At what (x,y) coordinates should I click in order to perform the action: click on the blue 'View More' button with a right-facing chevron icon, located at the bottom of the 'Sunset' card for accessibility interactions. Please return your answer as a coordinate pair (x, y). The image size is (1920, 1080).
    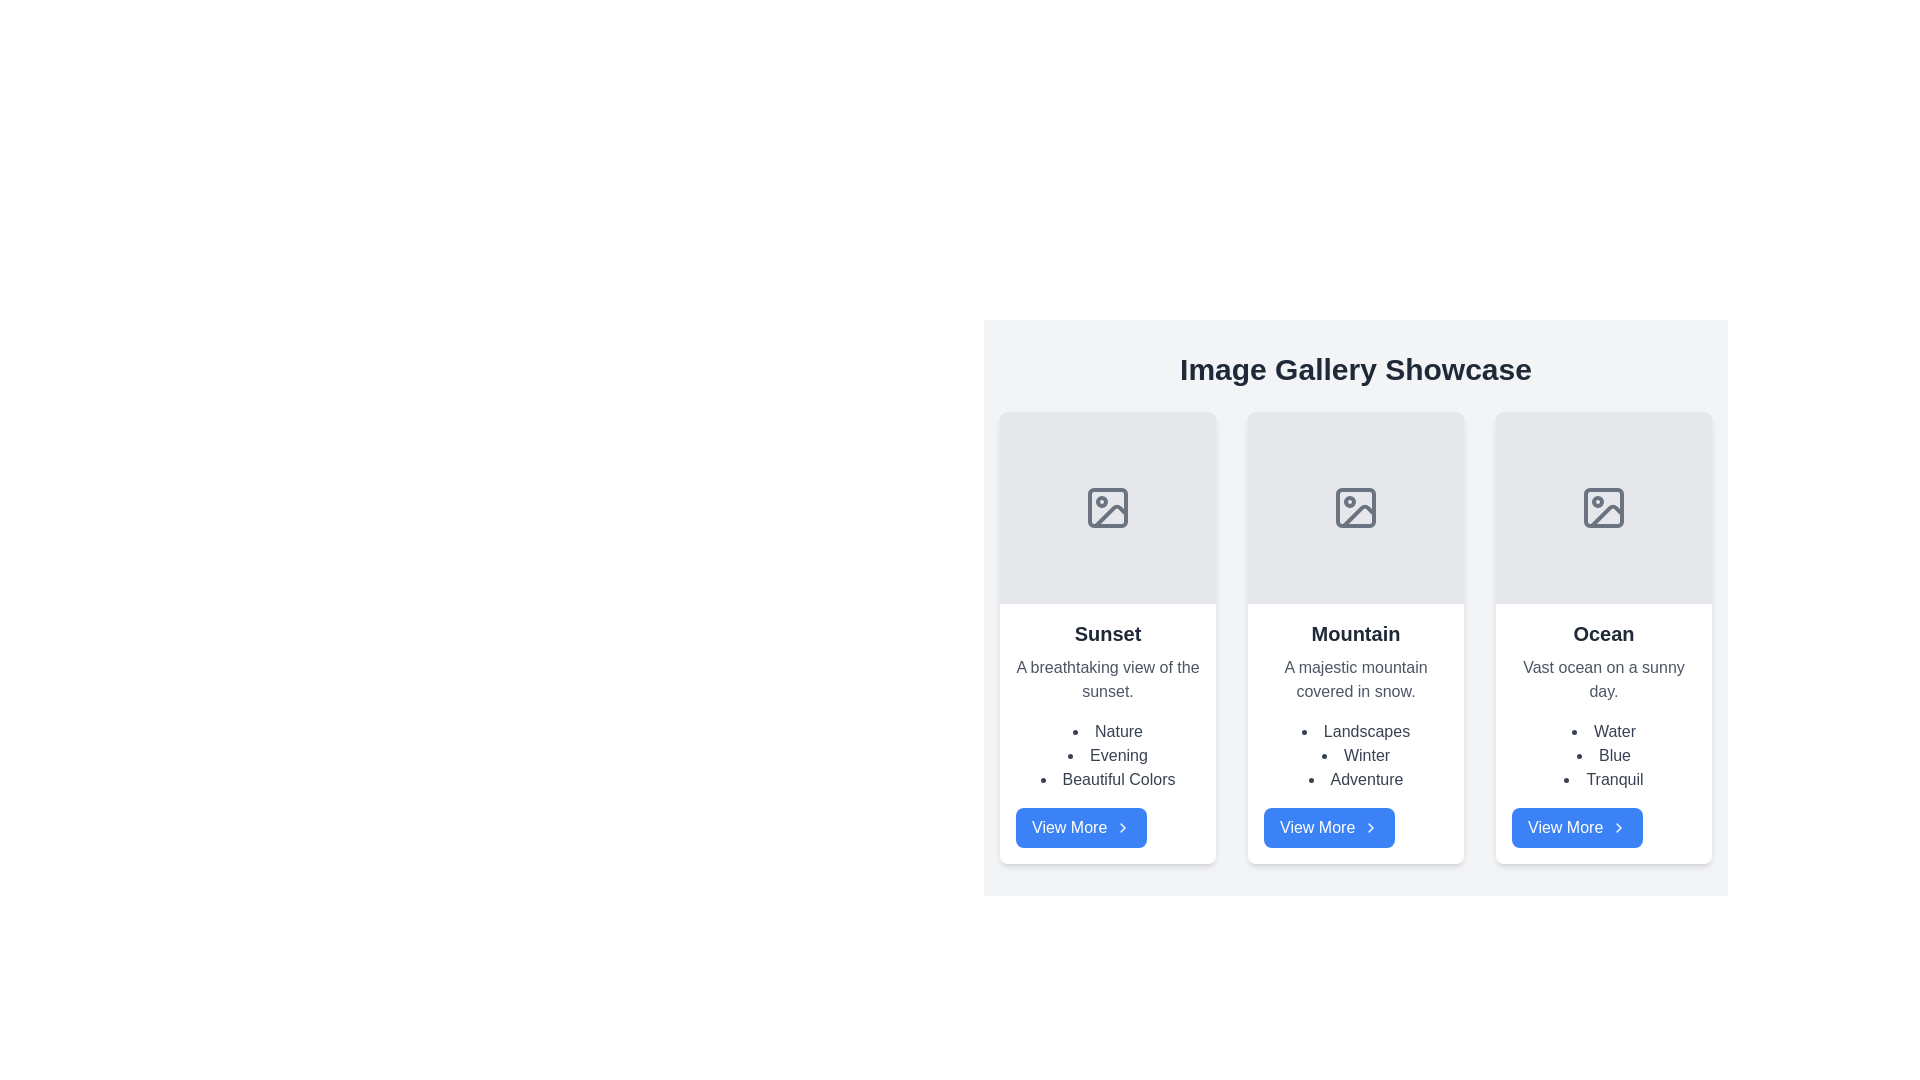
    Looking at the image, I should click on (1080, 828).